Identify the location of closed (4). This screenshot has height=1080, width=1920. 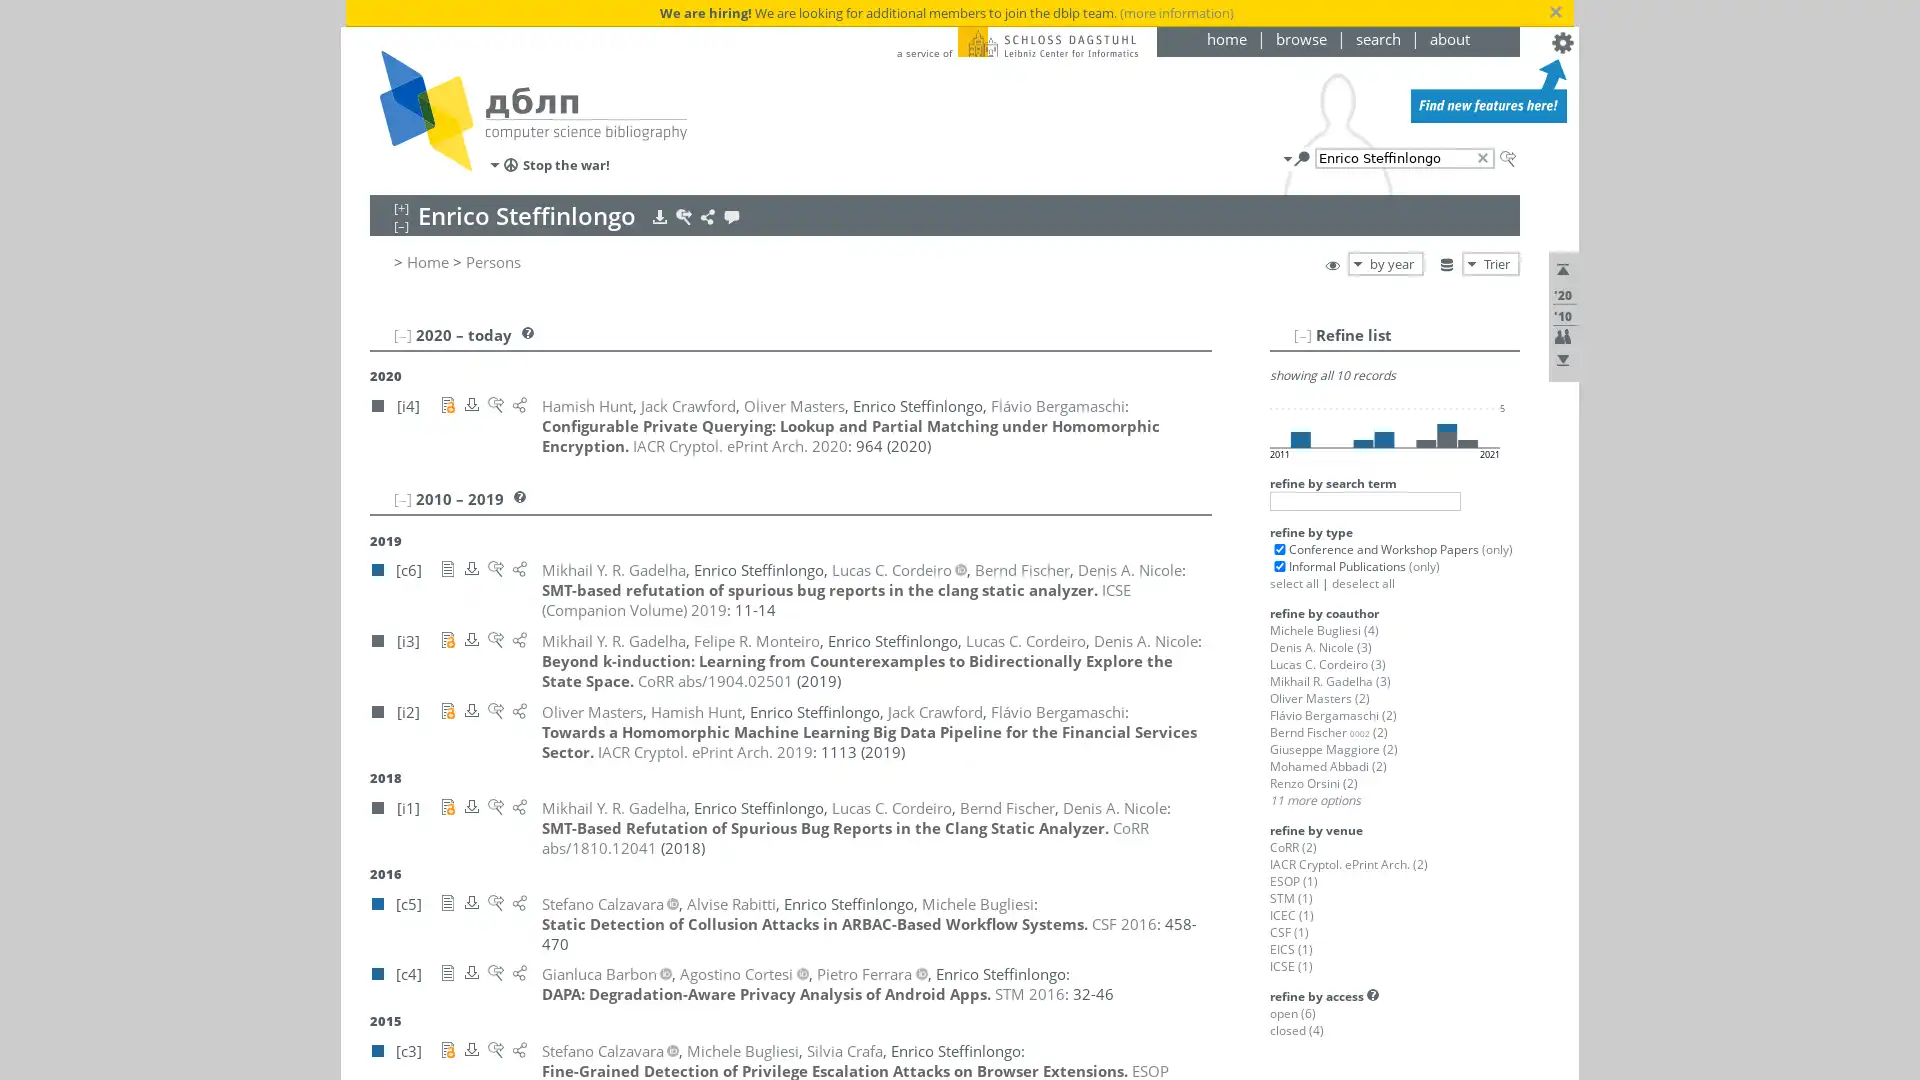
(1296, 1030).